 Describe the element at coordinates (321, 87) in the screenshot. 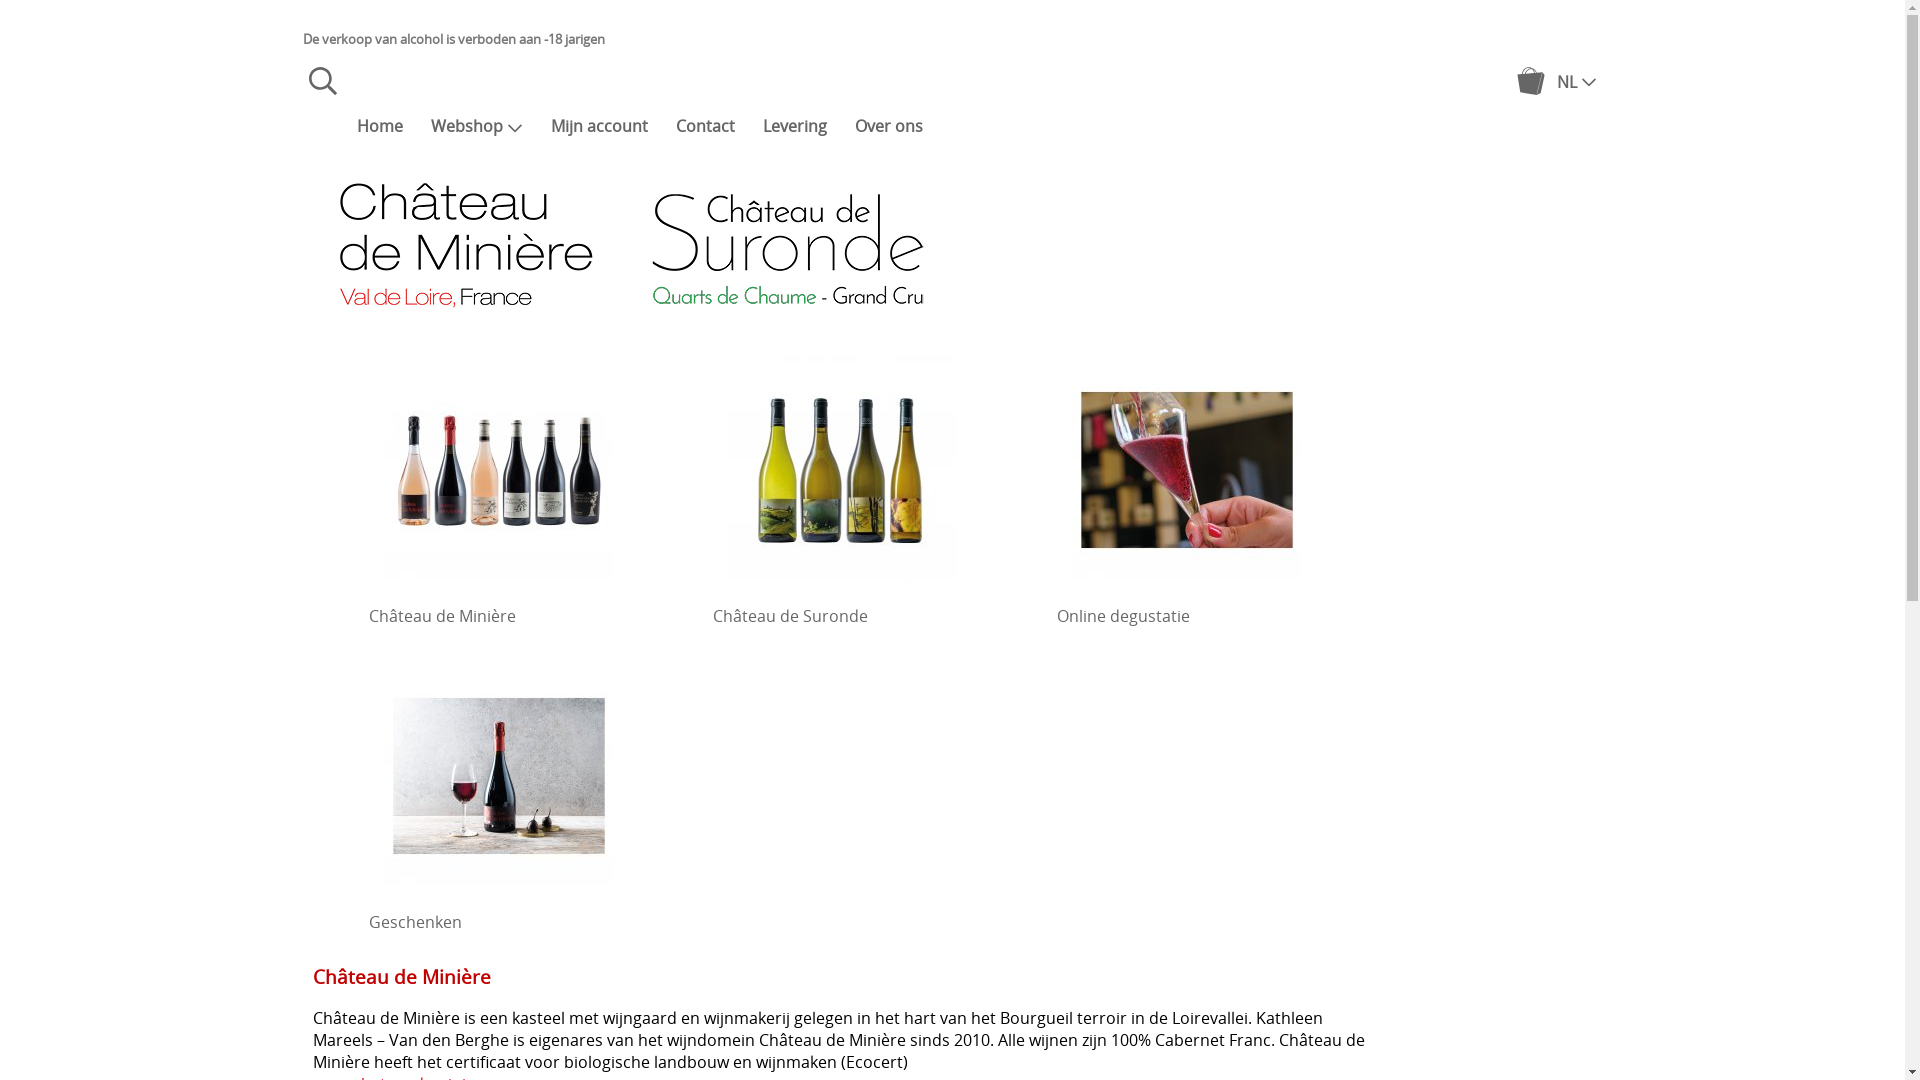

I see `'Zoeken'` at that location.